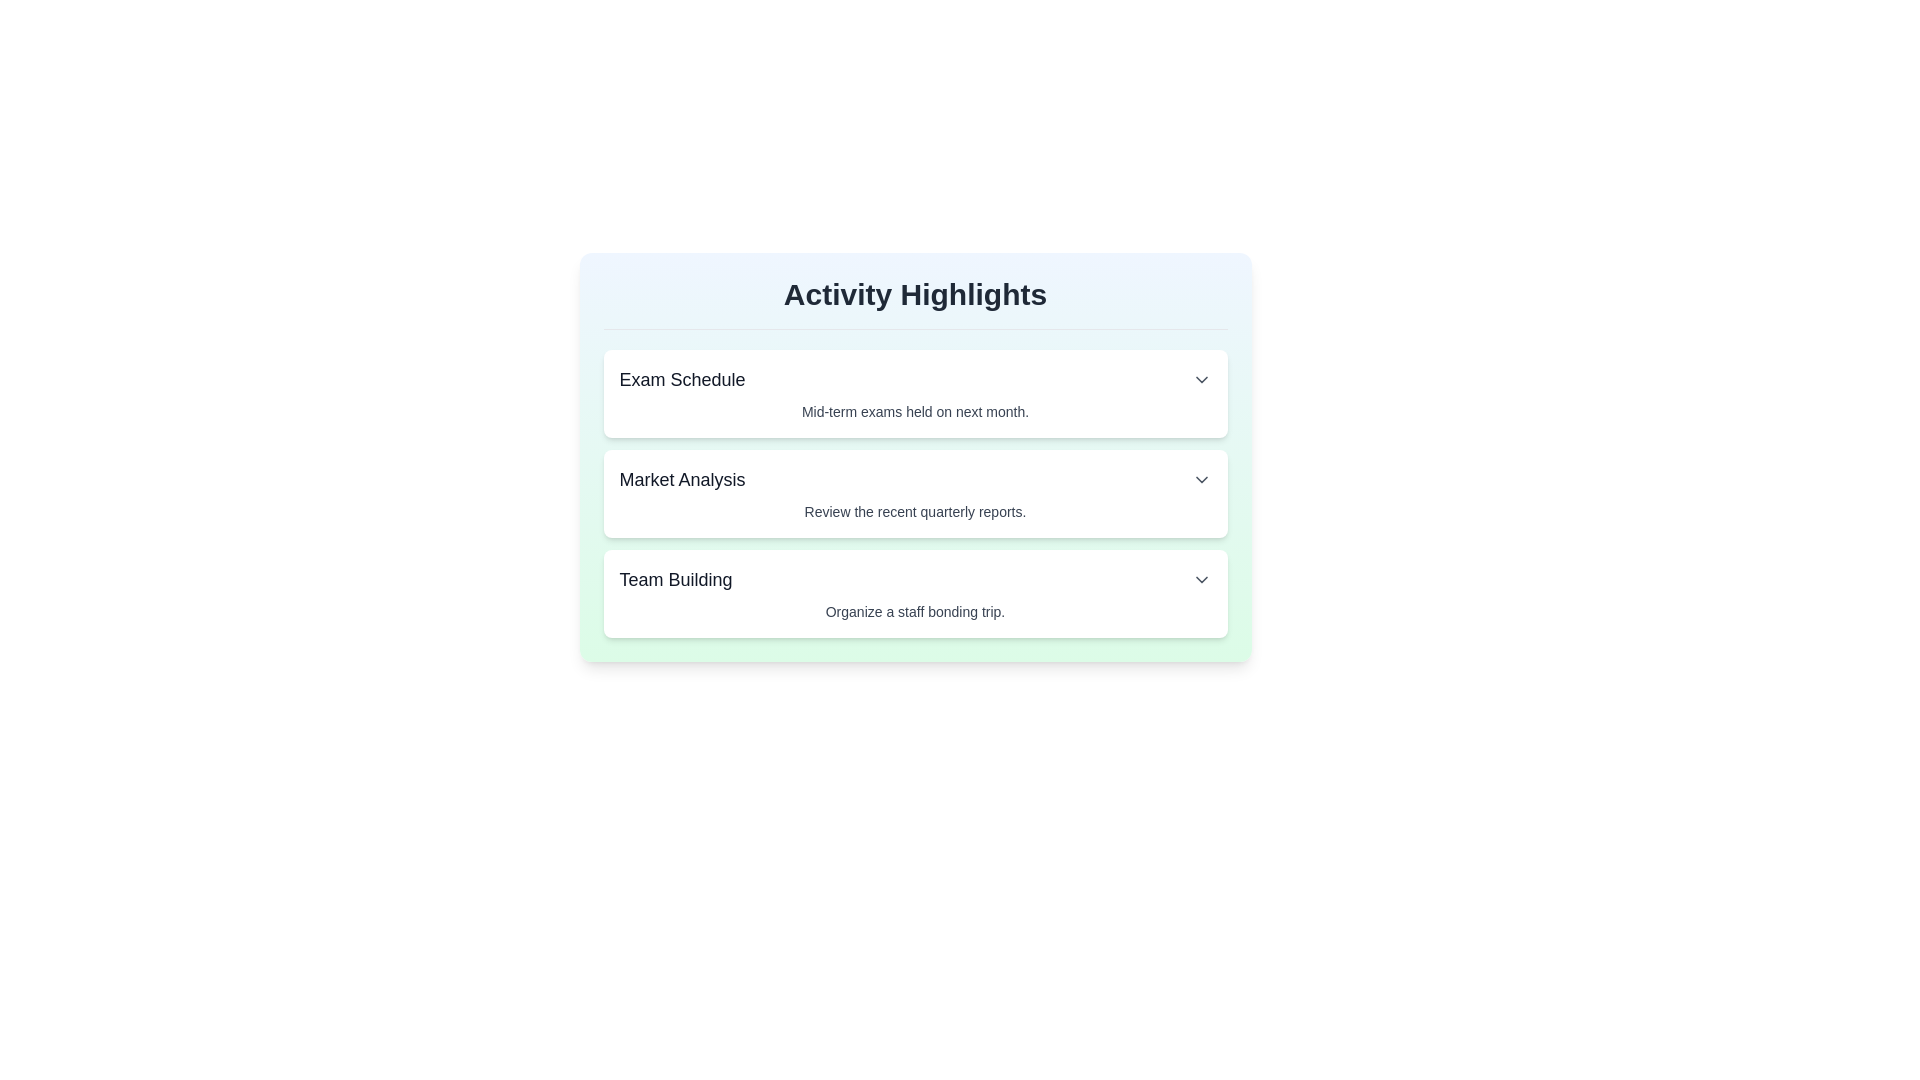  Describe the element at coordinates (914, 493) in the screenshot. I see `the item titled Market Analysis` at that location.